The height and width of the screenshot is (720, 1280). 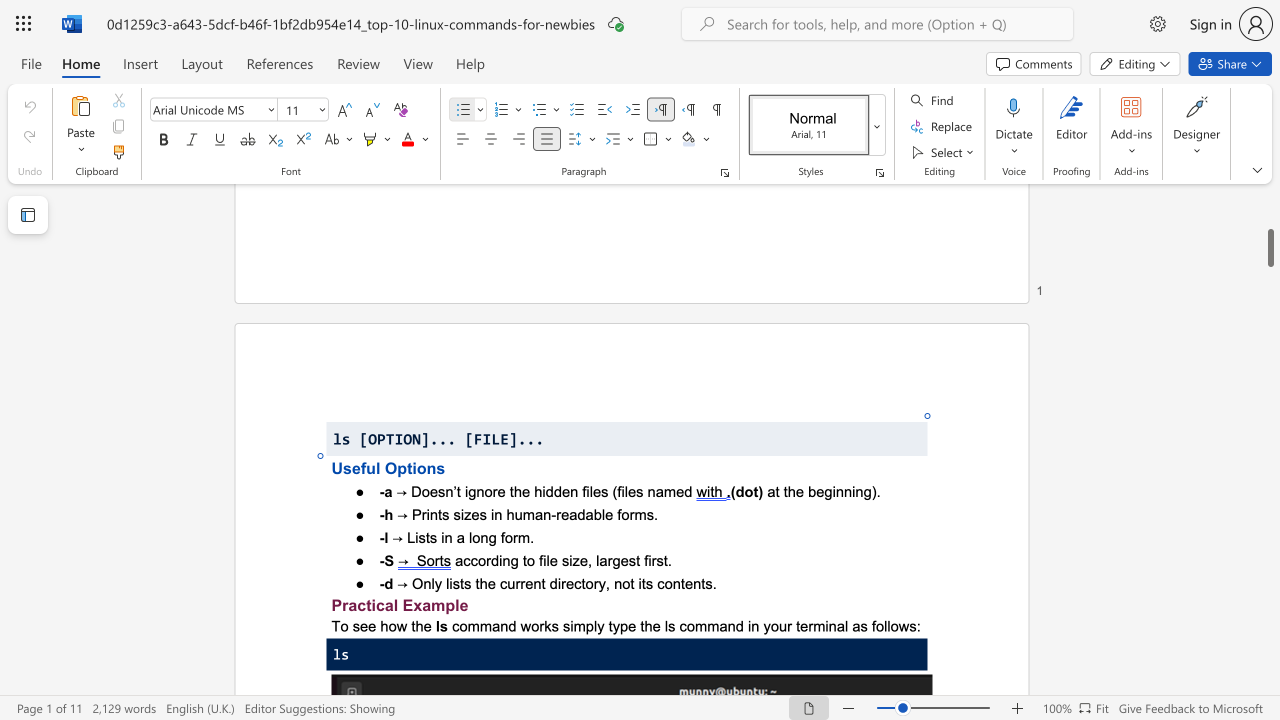 I want to click on the 3th character "a" in the text, so click(x=425, y=604).